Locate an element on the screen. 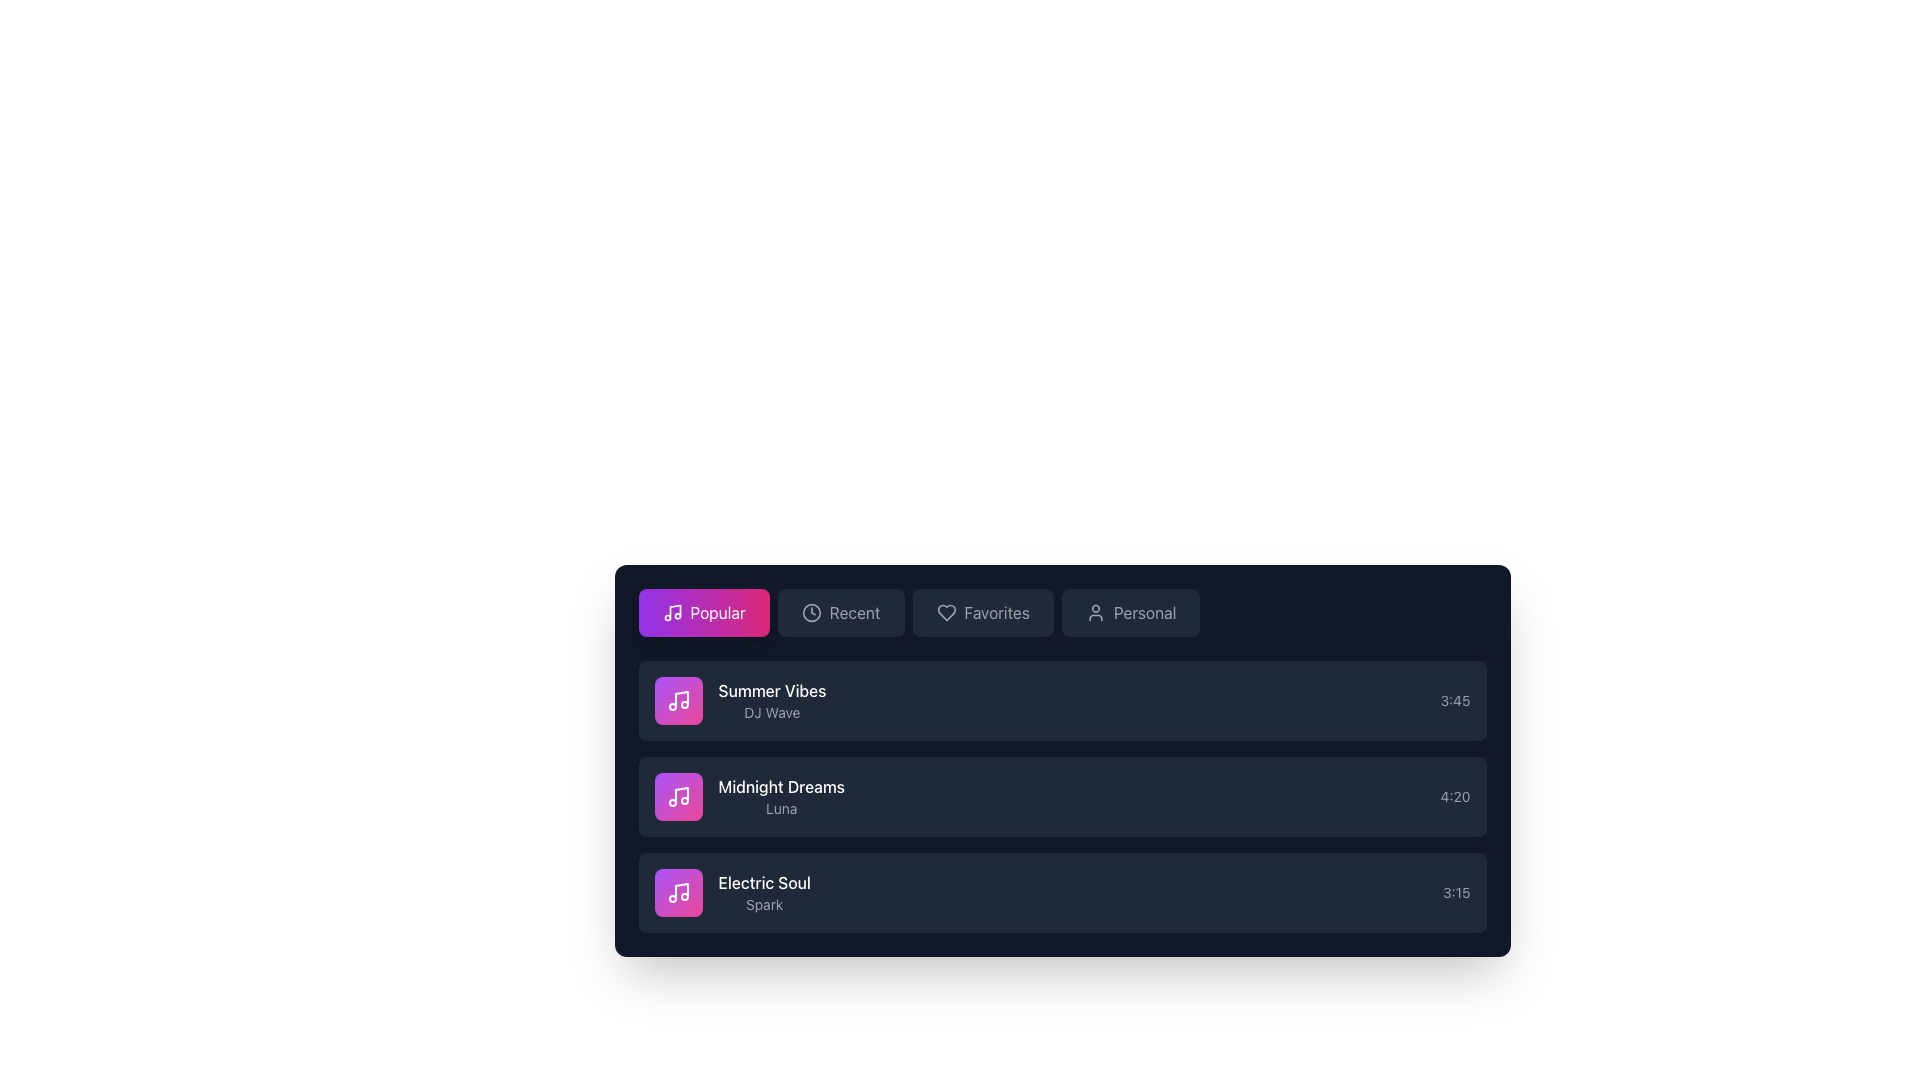  the button displaying the text 'Popular', which has a gradient background from purple to pink and is styled with a rounded rectangular shape is located at coordinates (718, 612).